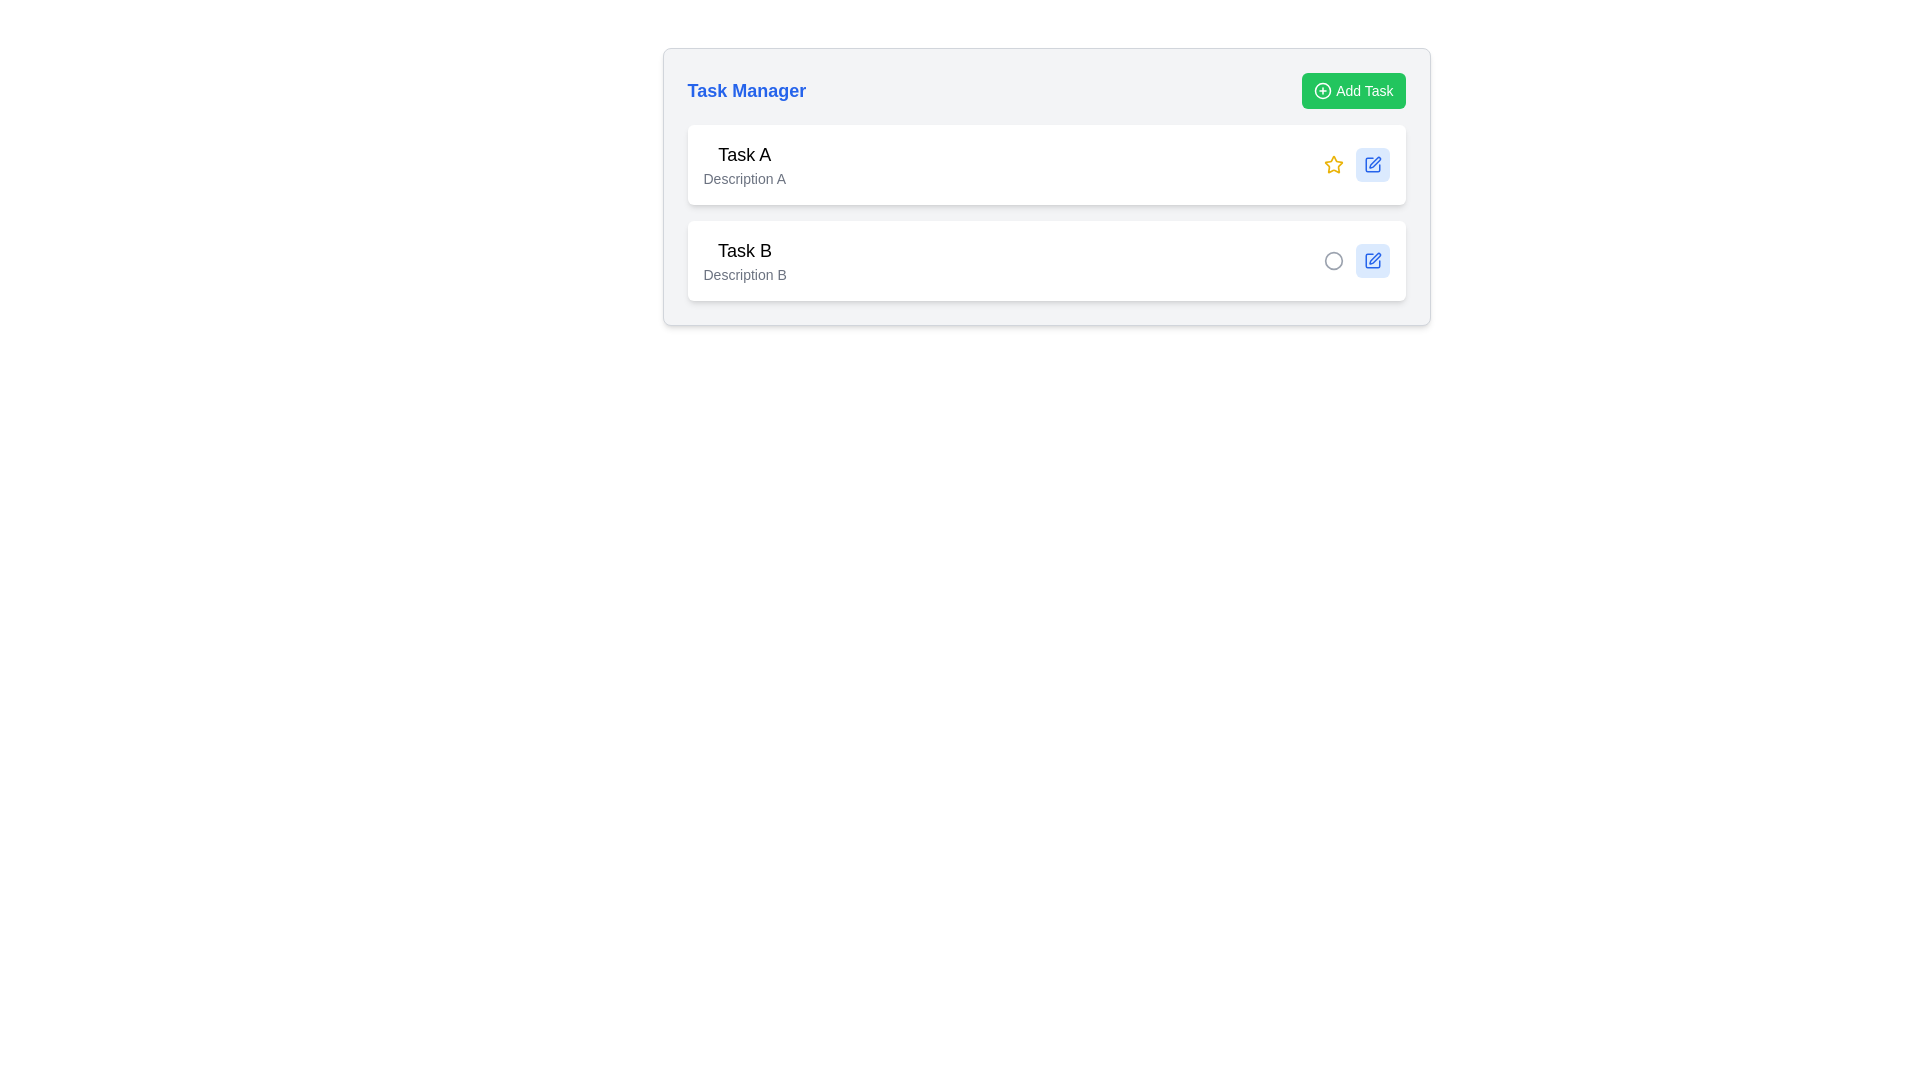  I want to click on the Icon button resembling a pen, which is styled with blue strokes and positioned in the first task row of the task list, so click(1371, 164).